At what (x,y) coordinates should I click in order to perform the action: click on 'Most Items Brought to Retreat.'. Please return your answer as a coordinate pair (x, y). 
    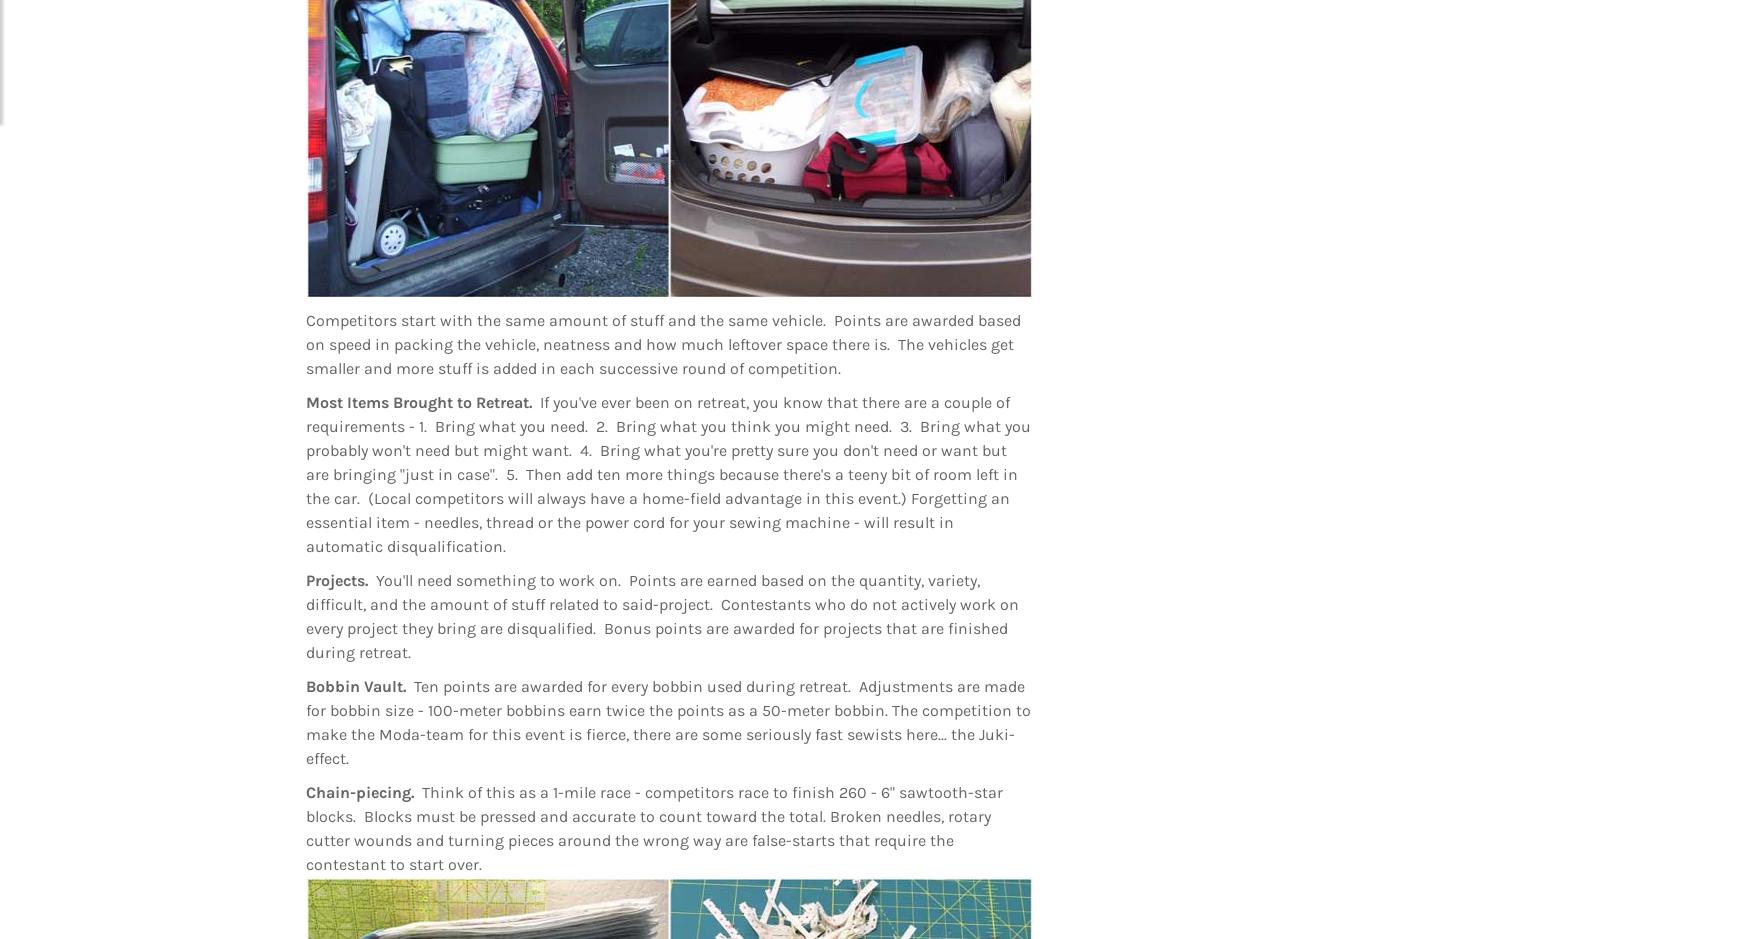
    Looking at the image, I should click on (305, 401).